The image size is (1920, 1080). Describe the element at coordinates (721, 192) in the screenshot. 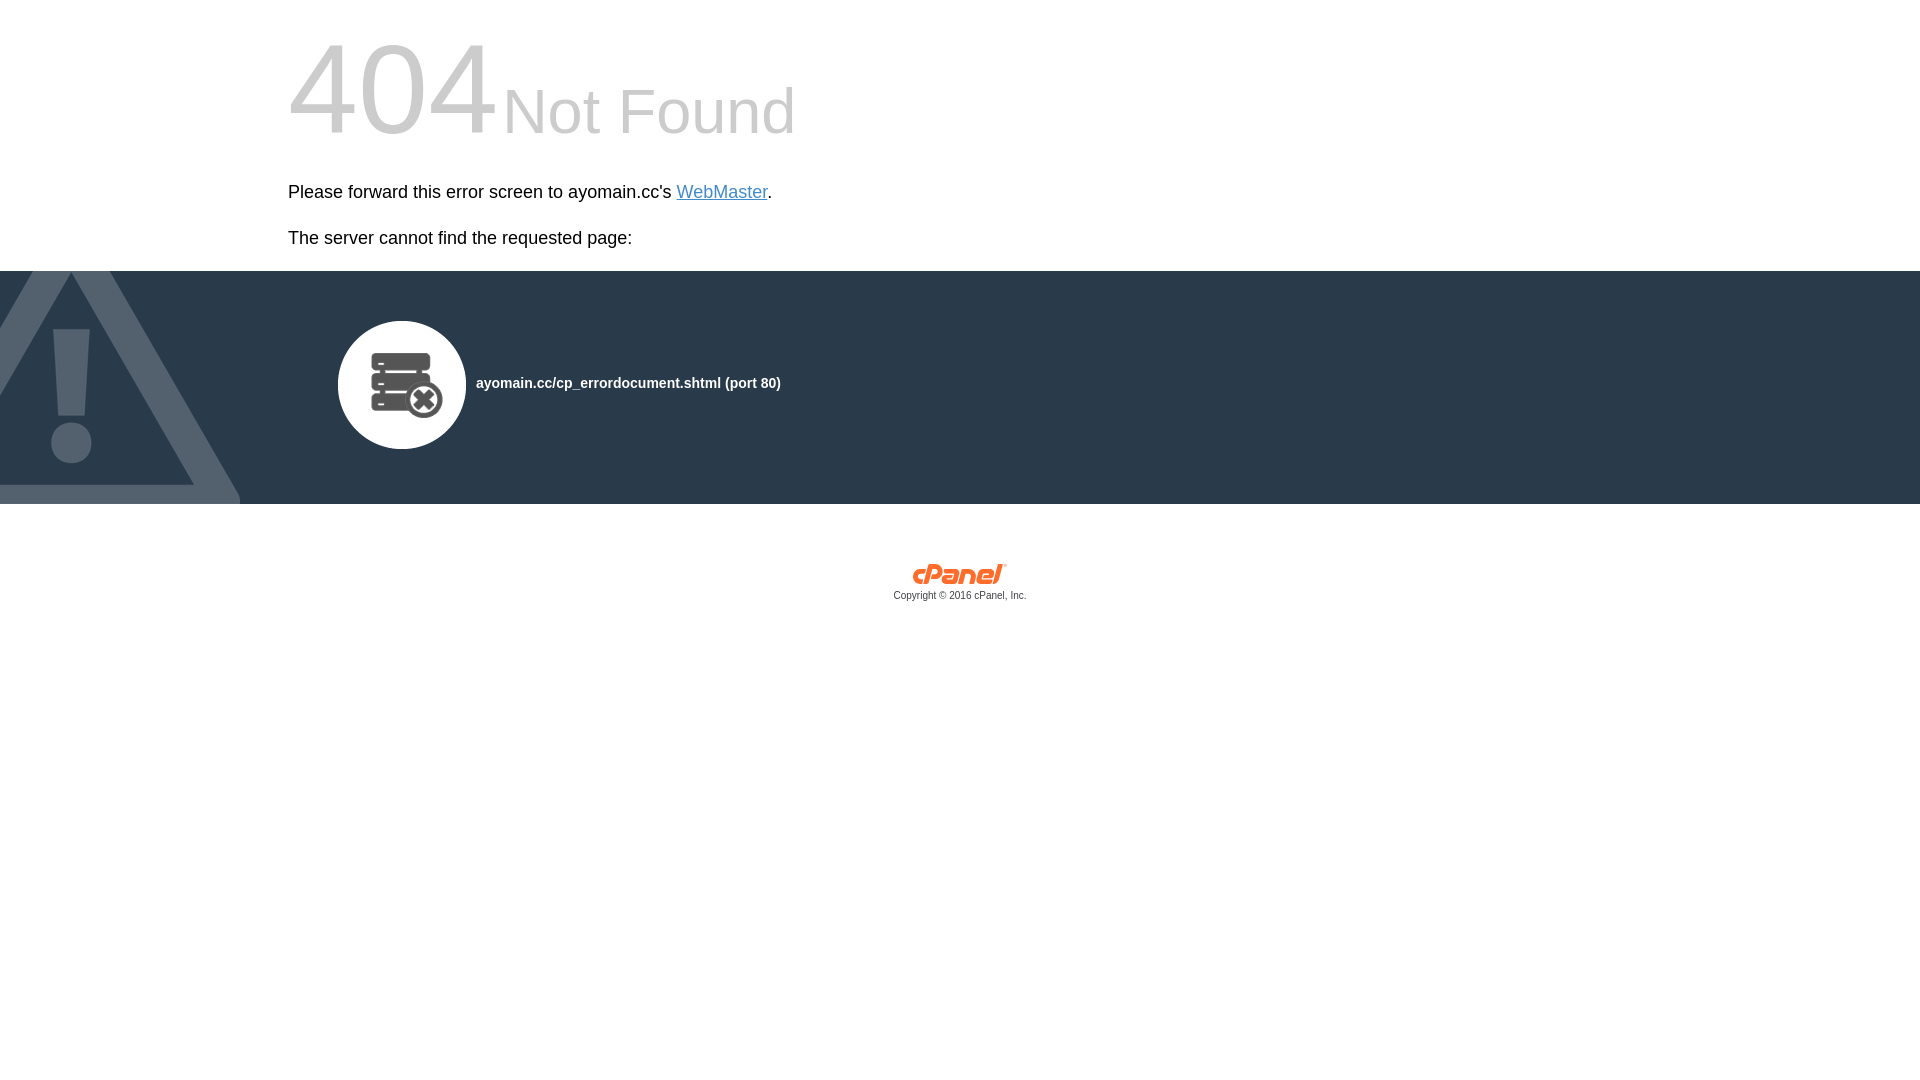

I see `'WebMaster'` at that location.